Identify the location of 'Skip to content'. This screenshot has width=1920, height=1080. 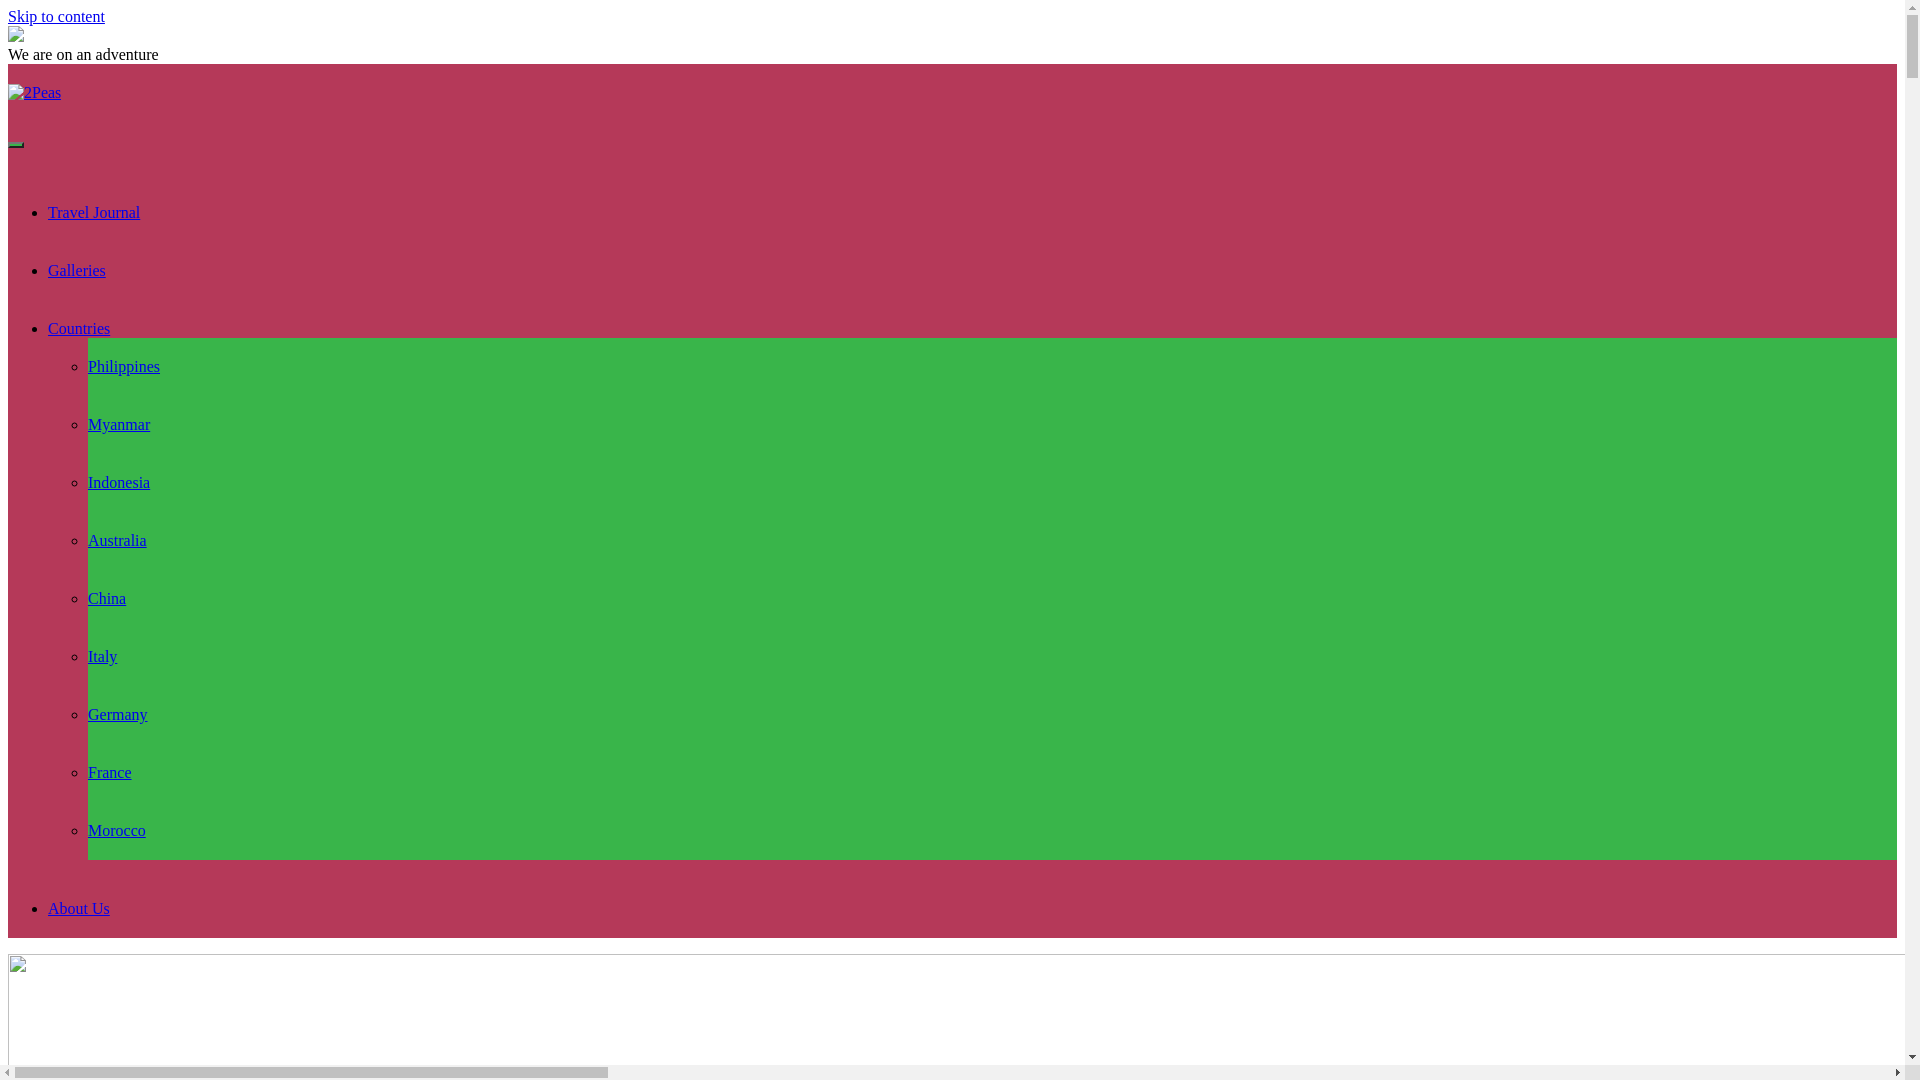
(56, 16).